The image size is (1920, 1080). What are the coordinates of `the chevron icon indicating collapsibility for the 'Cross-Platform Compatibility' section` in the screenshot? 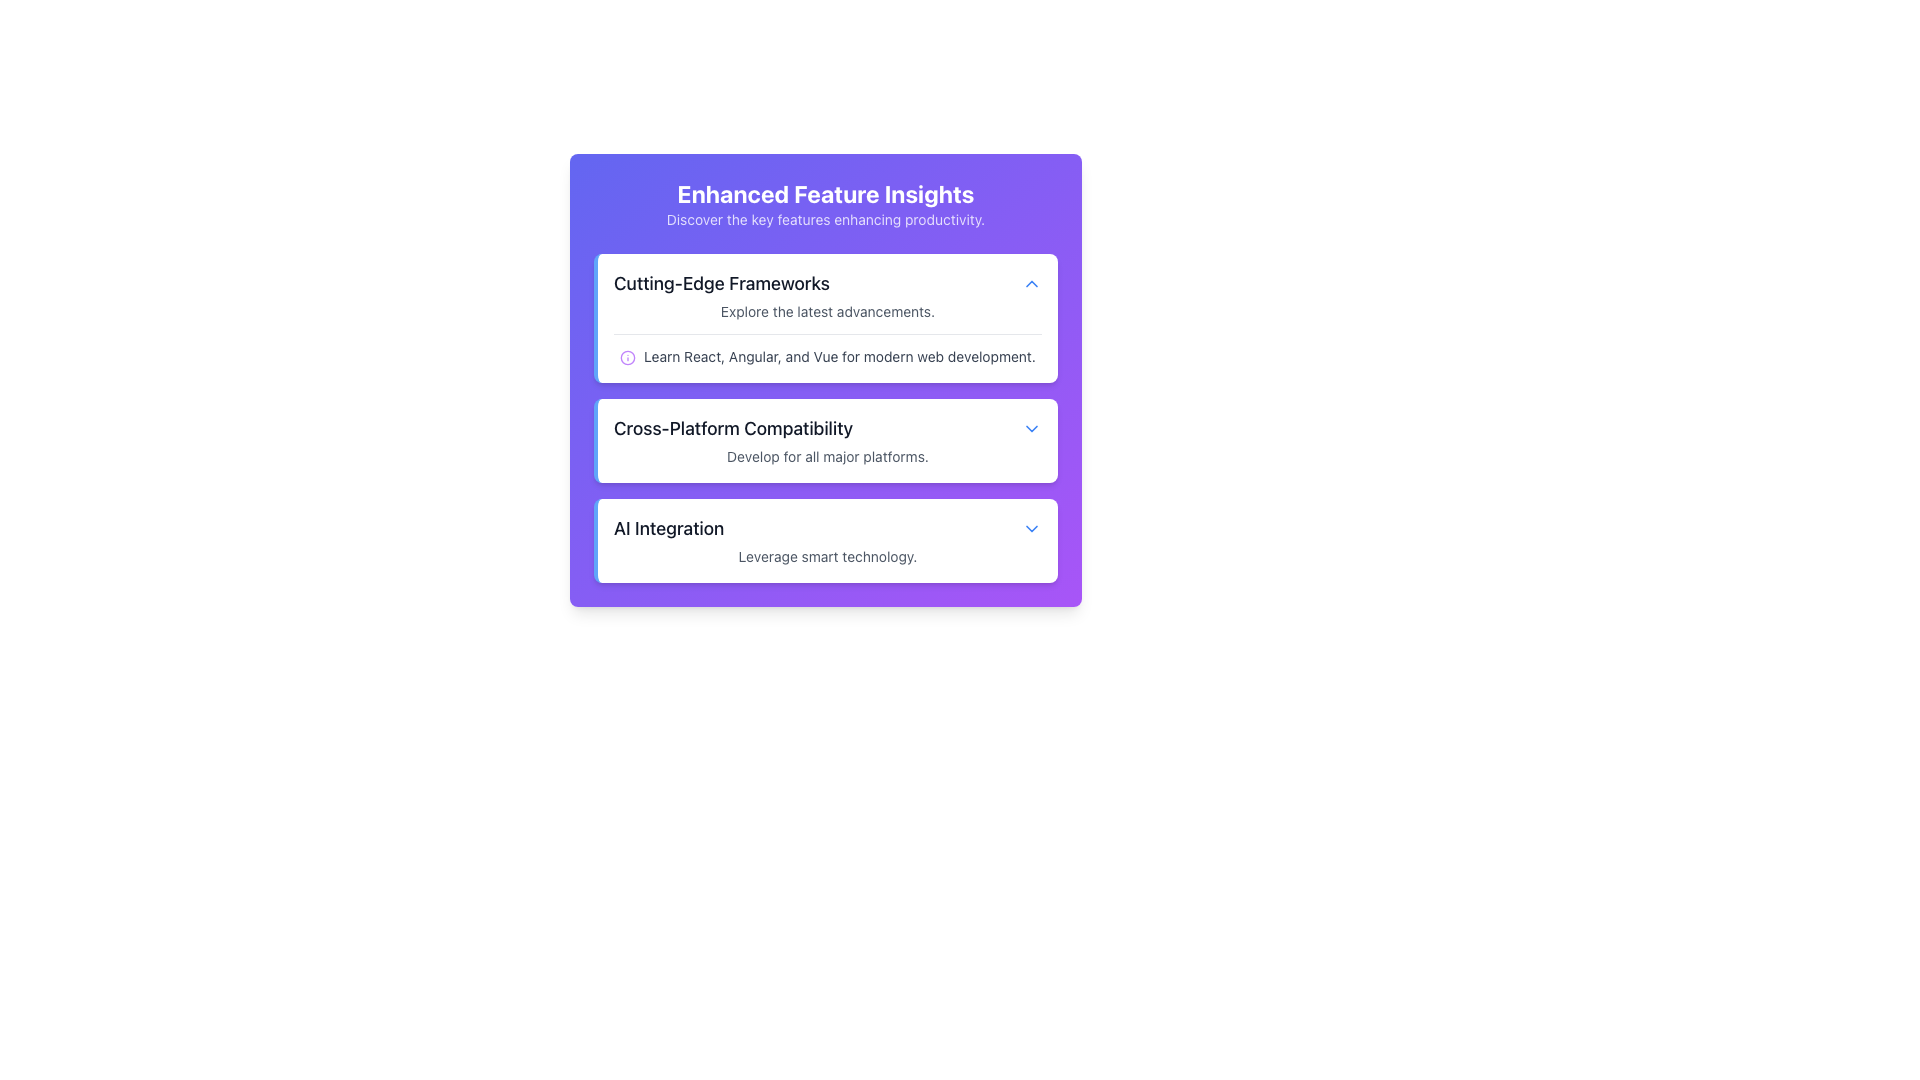 It's located at (1032, 427).